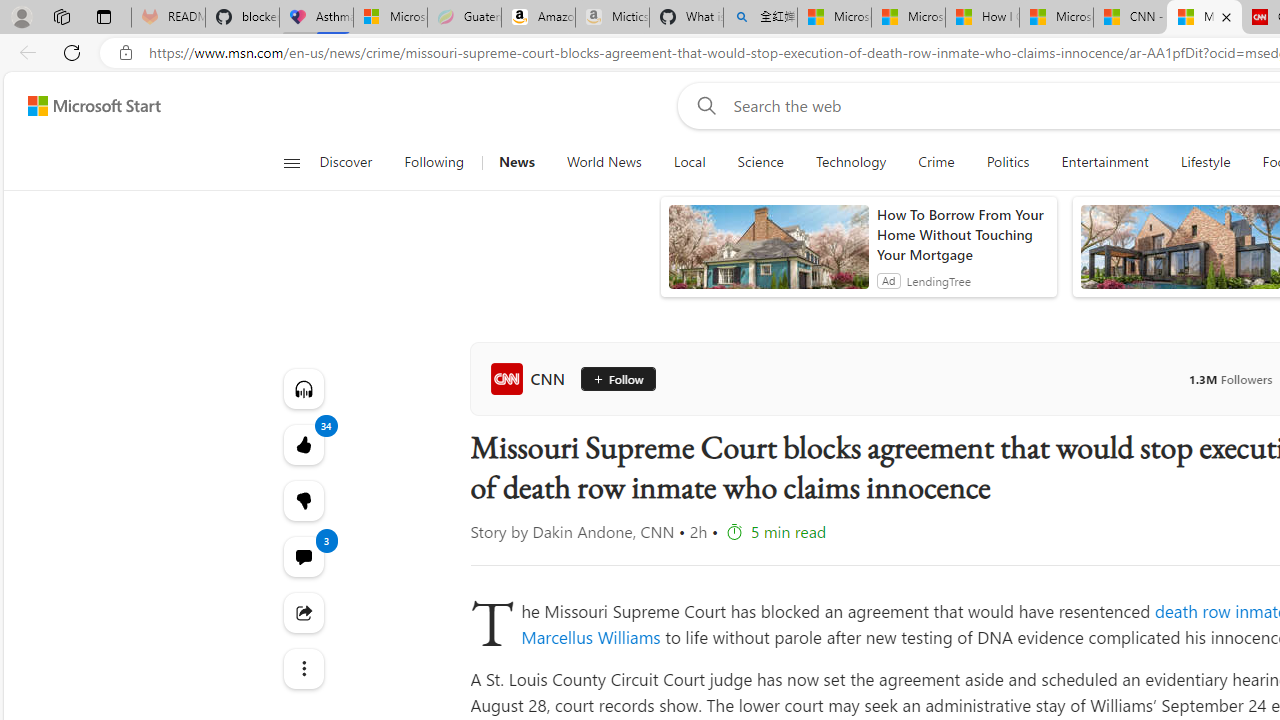 The width and height of the screenshot is (1280, 720). Describe the element at coordinates (887, 280) in the screenshot. I see `'Ad'` at that location.